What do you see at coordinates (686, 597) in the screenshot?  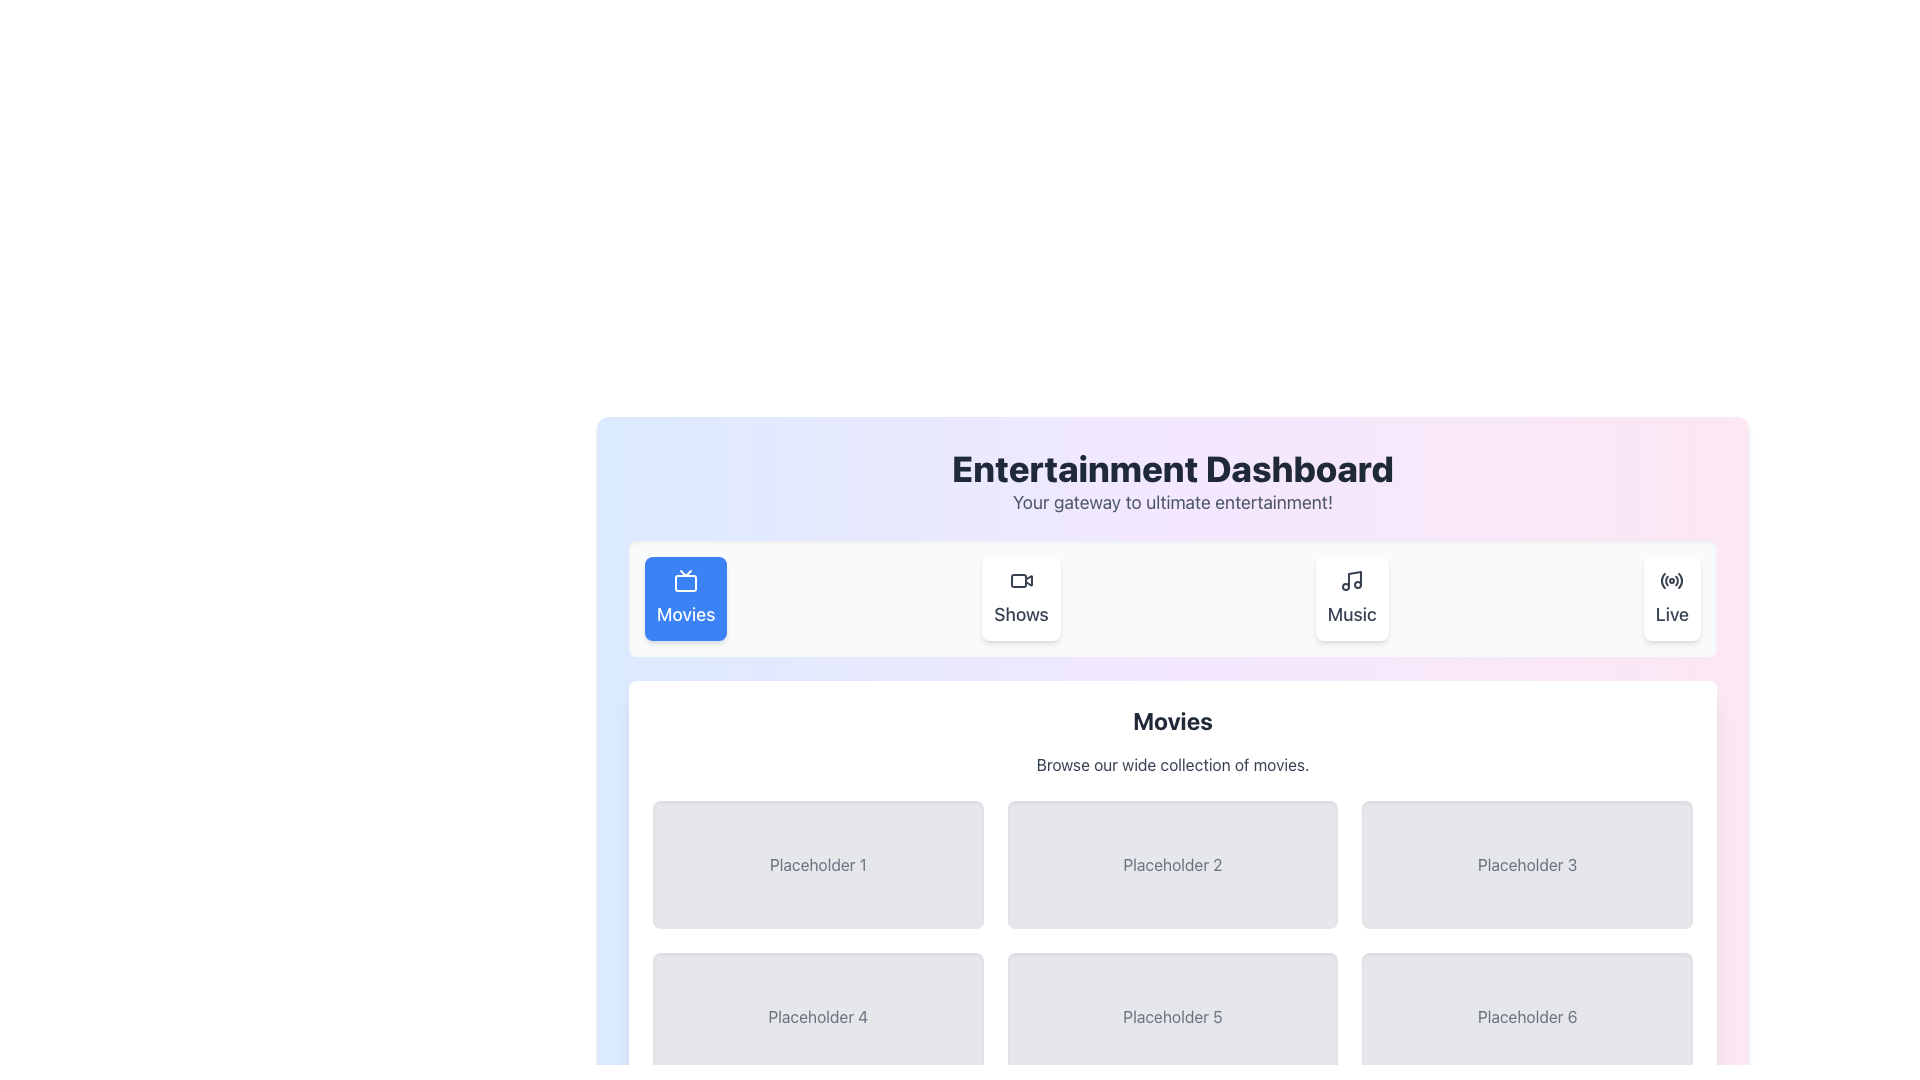 I see `the 'Movies' button, which has a bright blue background, rounded corners, and features a white television icon above the label in bold text` at bounding box center [686, 597].